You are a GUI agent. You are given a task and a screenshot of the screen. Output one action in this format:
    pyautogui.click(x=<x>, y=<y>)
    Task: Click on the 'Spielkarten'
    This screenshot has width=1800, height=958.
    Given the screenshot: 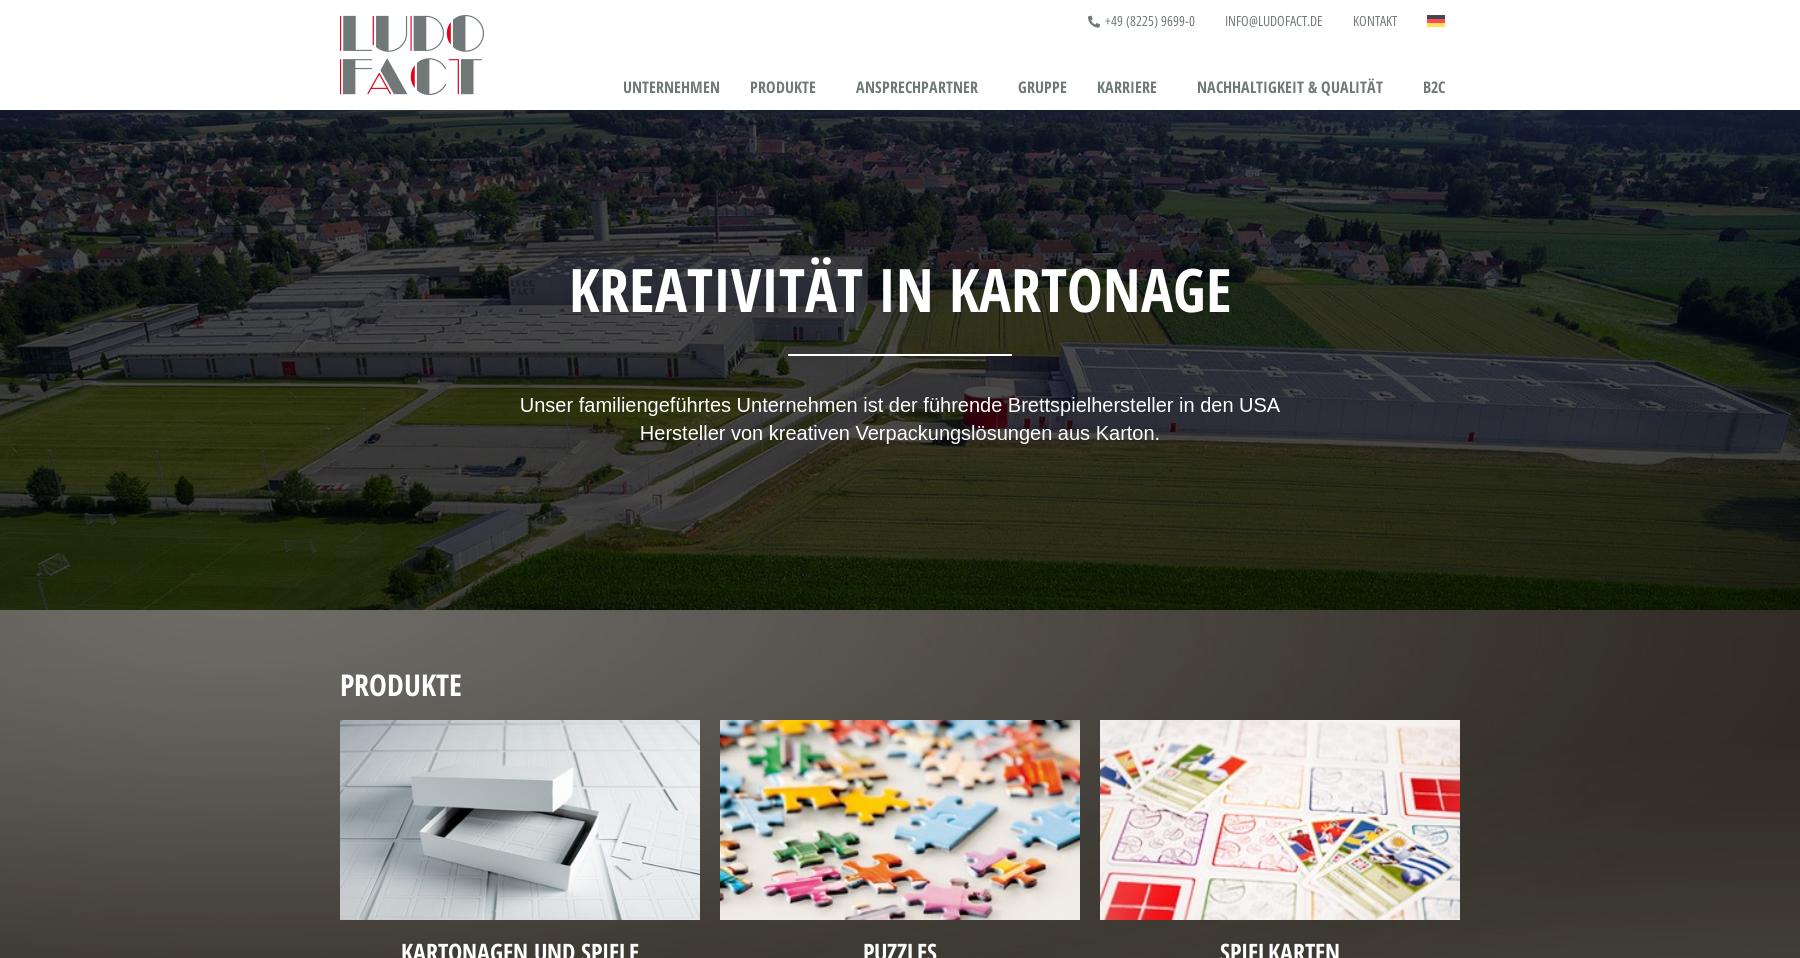 What is the action you would take?
    pyautogui.click(x=769, y=222)
    